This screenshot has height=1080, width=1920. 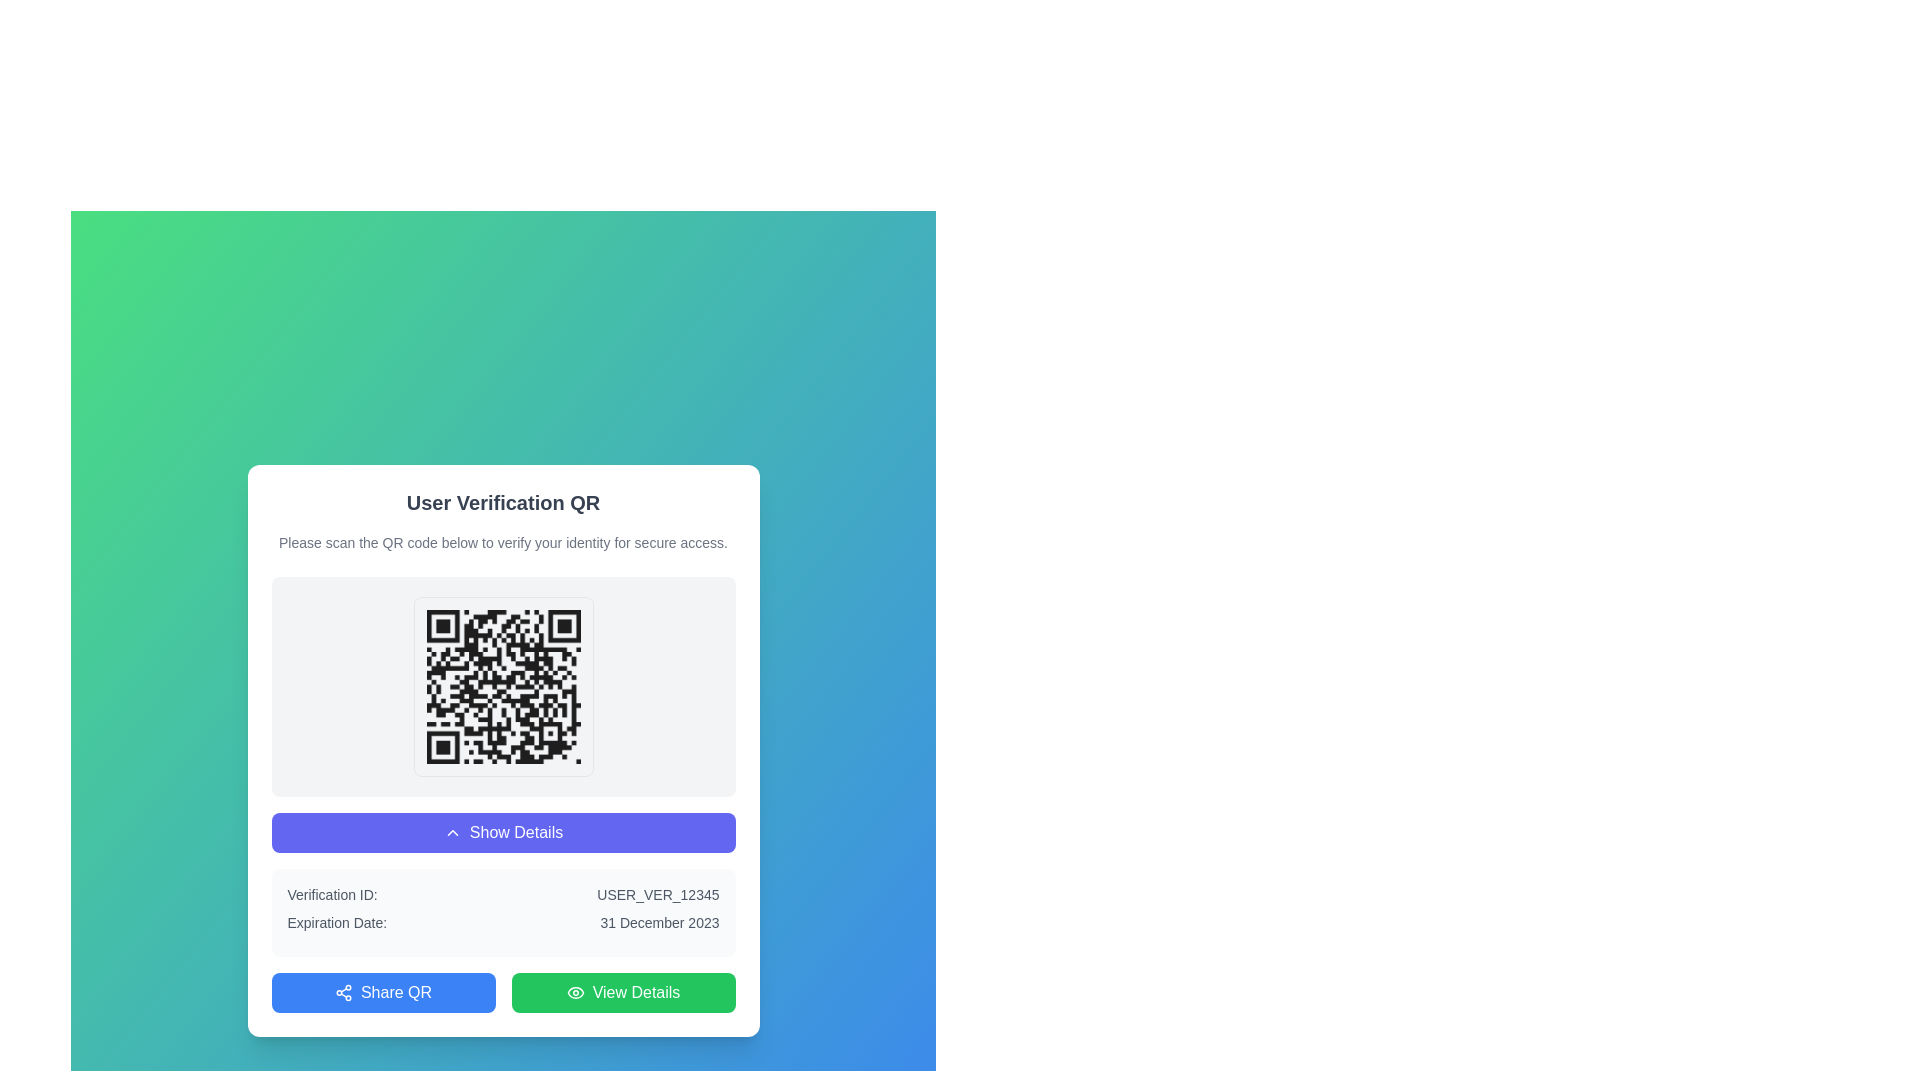 I want to click on the icon located inside the 'View Details' button, positioned on the left side of the button text, so click(x=574, y=992).